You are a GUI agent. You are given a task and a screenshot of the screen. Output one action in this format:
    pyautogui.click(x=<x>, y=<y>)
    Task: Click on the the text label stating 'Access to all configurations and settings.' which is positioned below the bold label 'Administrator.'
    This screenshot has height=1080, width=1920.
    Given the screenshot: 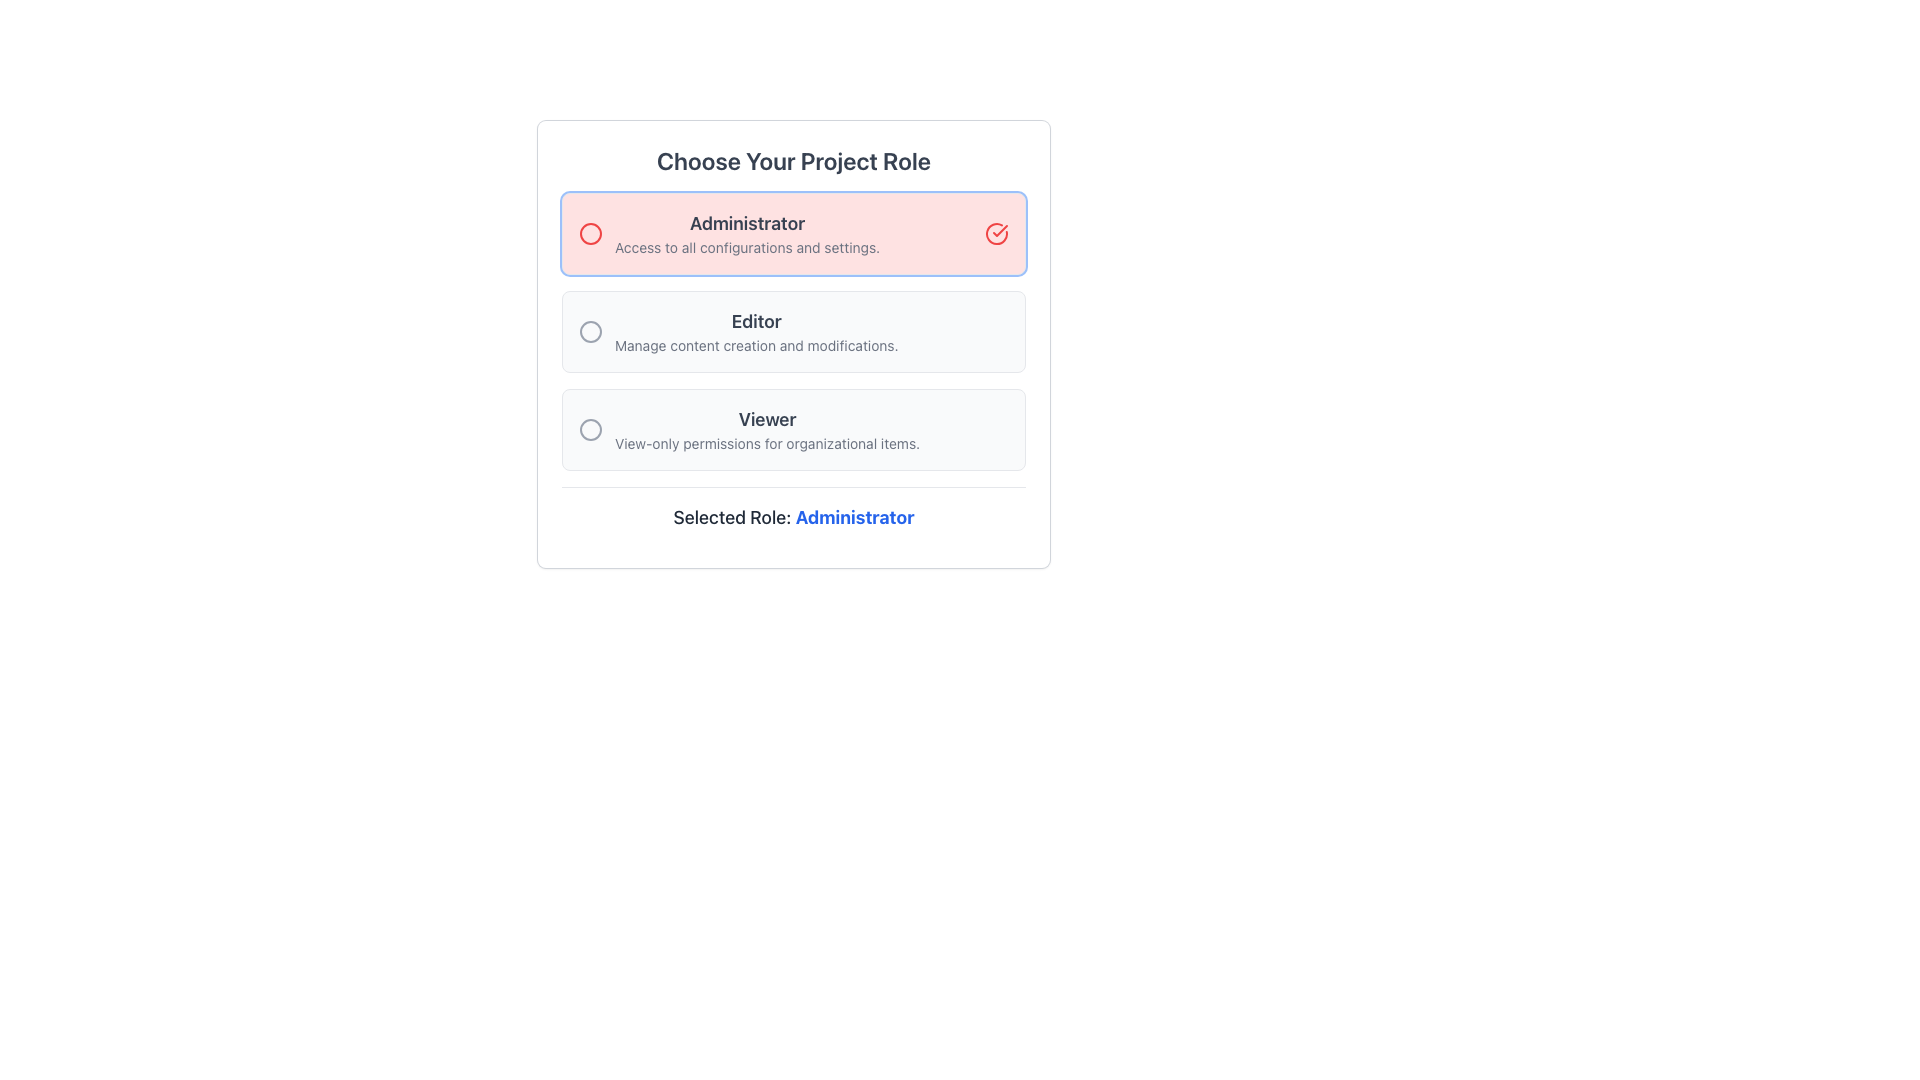 What is the action you would take?
    pyautogui.click(x=746, y=246)
    